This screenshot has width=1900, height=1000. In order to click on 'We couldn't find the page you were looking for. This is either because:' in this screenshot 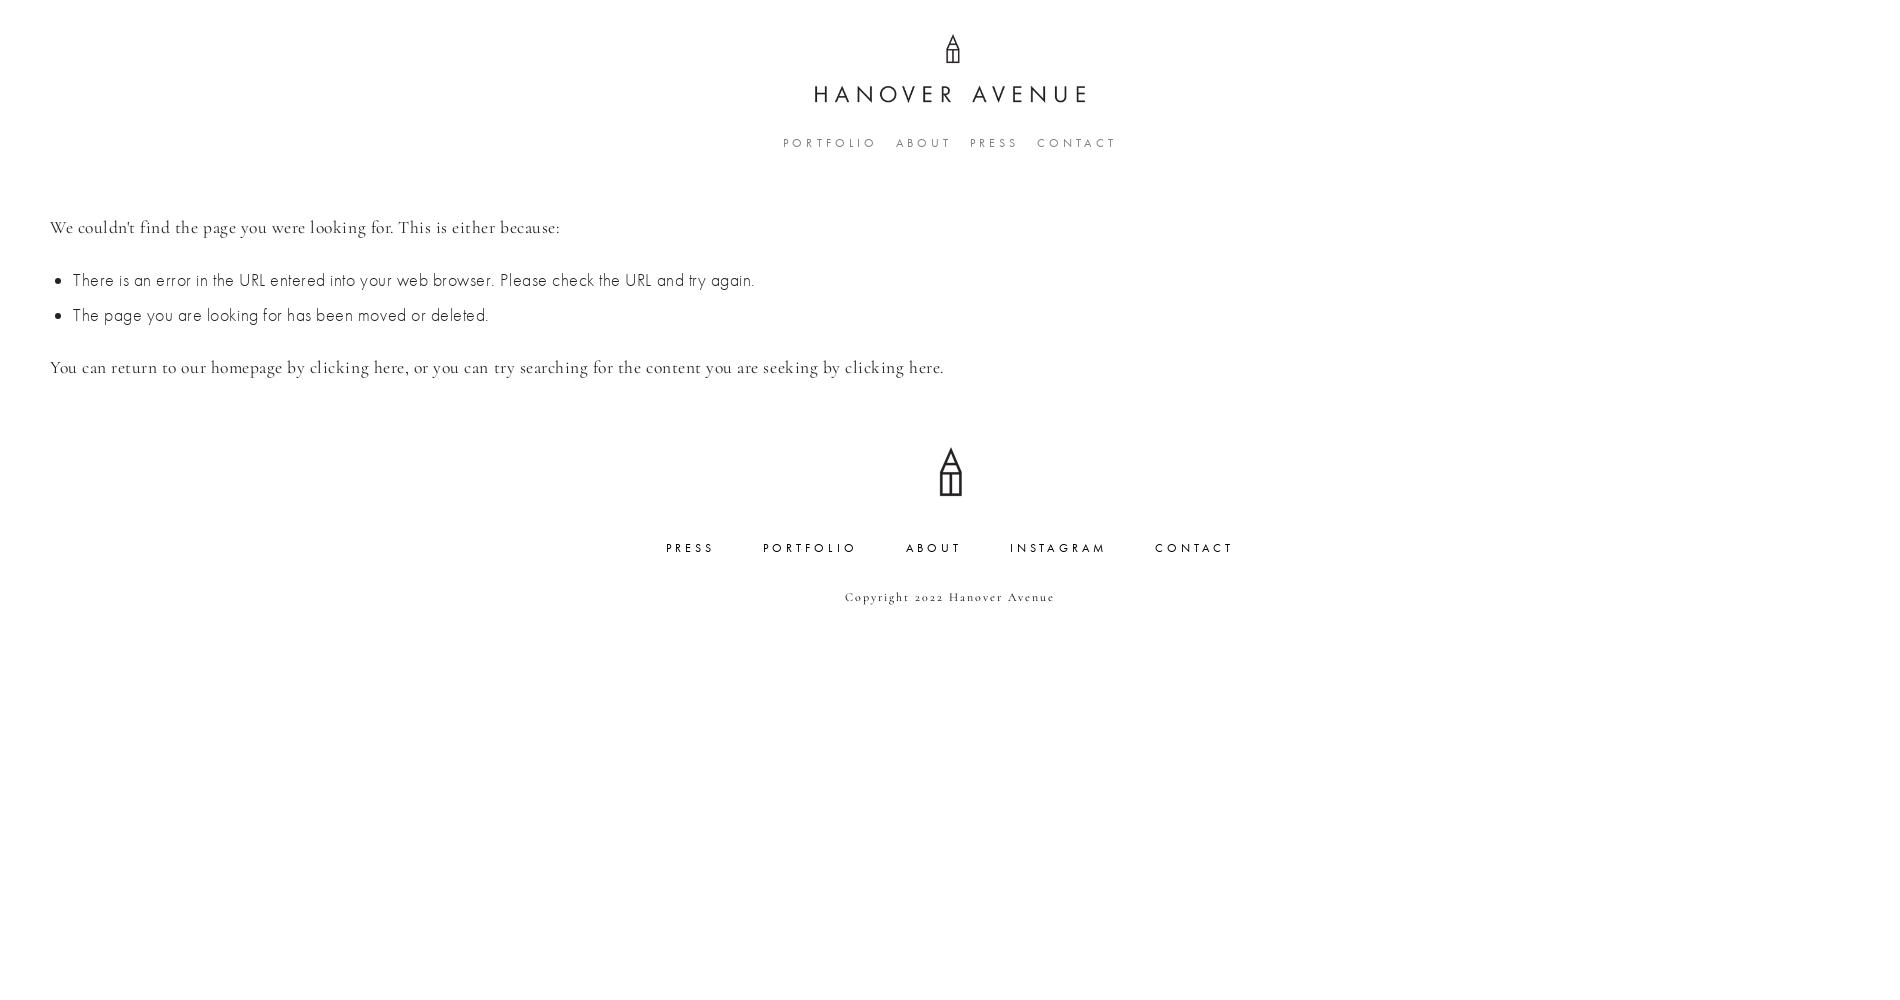, I will do `click(303, 226)`.